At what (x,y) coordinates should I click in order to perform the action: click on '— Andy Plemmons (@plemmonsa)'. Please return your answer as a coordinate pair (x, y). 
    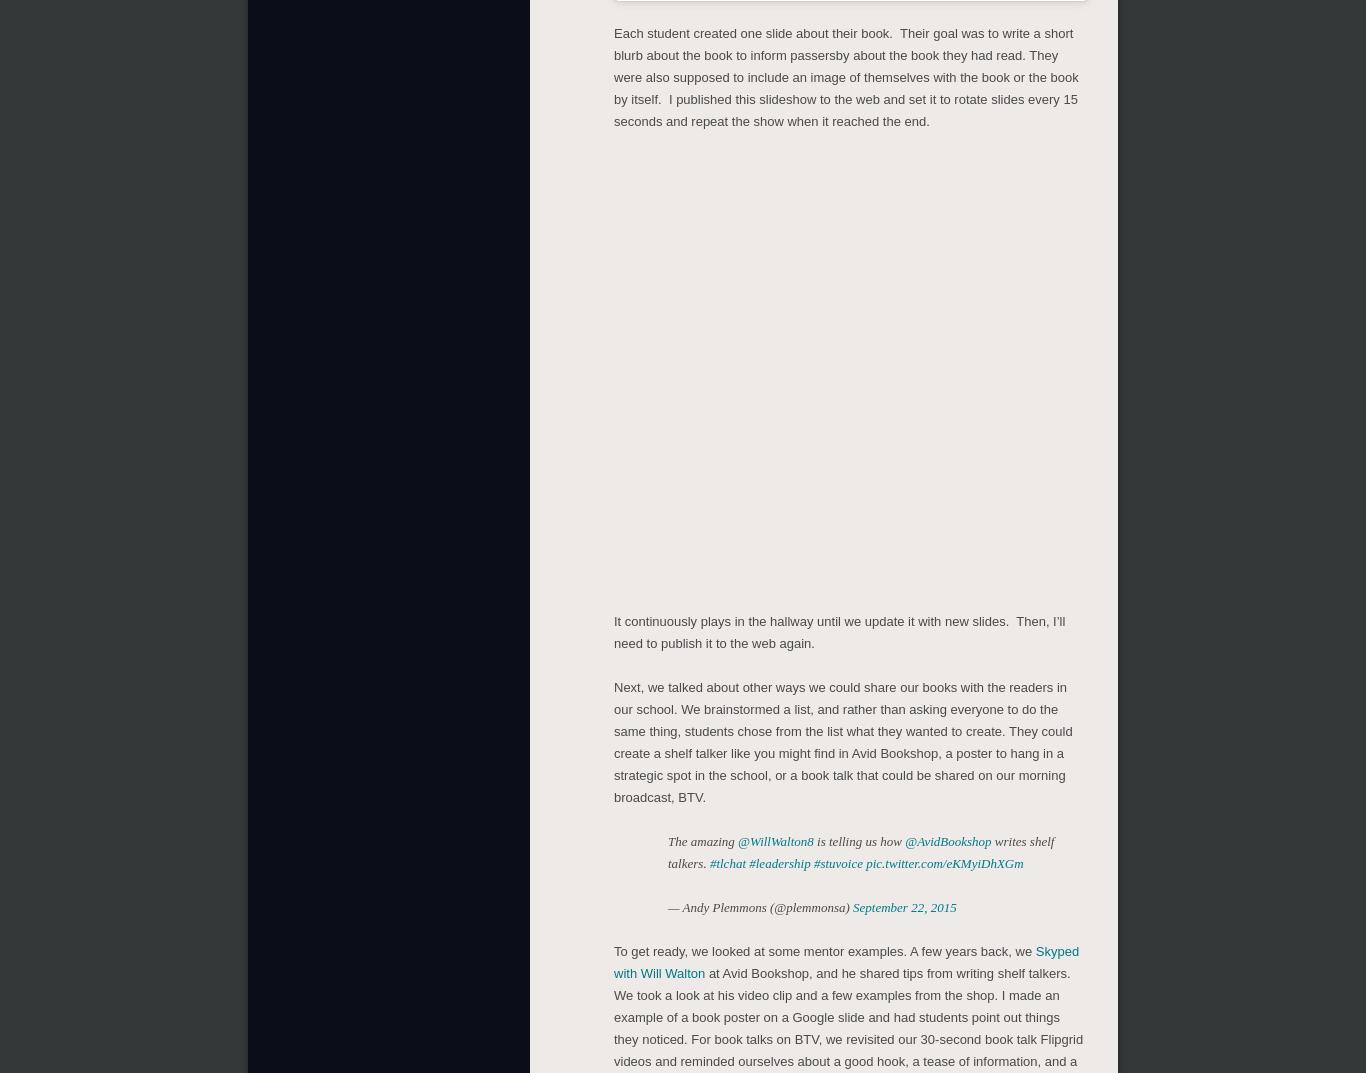
    Looking at the image, I should click on (760, 907).